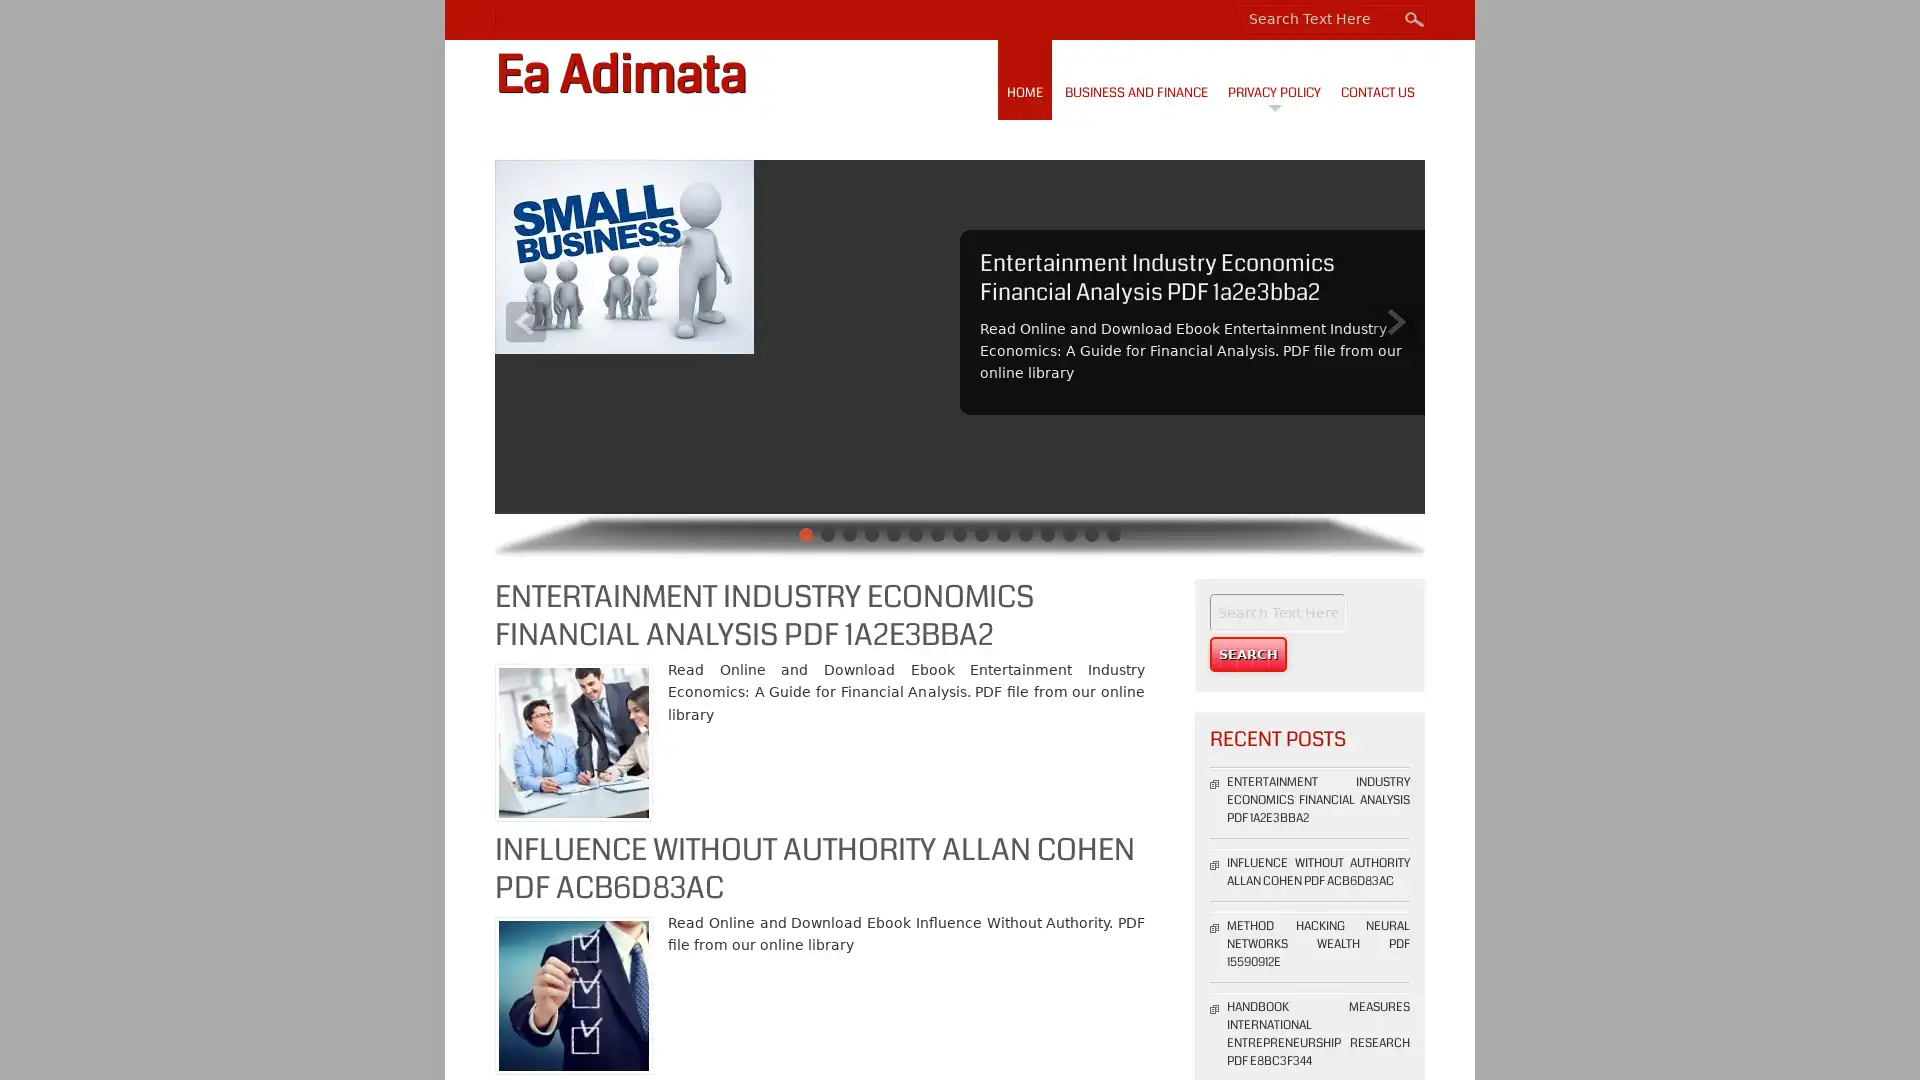  I want to click on Search, so click(1247, 654).